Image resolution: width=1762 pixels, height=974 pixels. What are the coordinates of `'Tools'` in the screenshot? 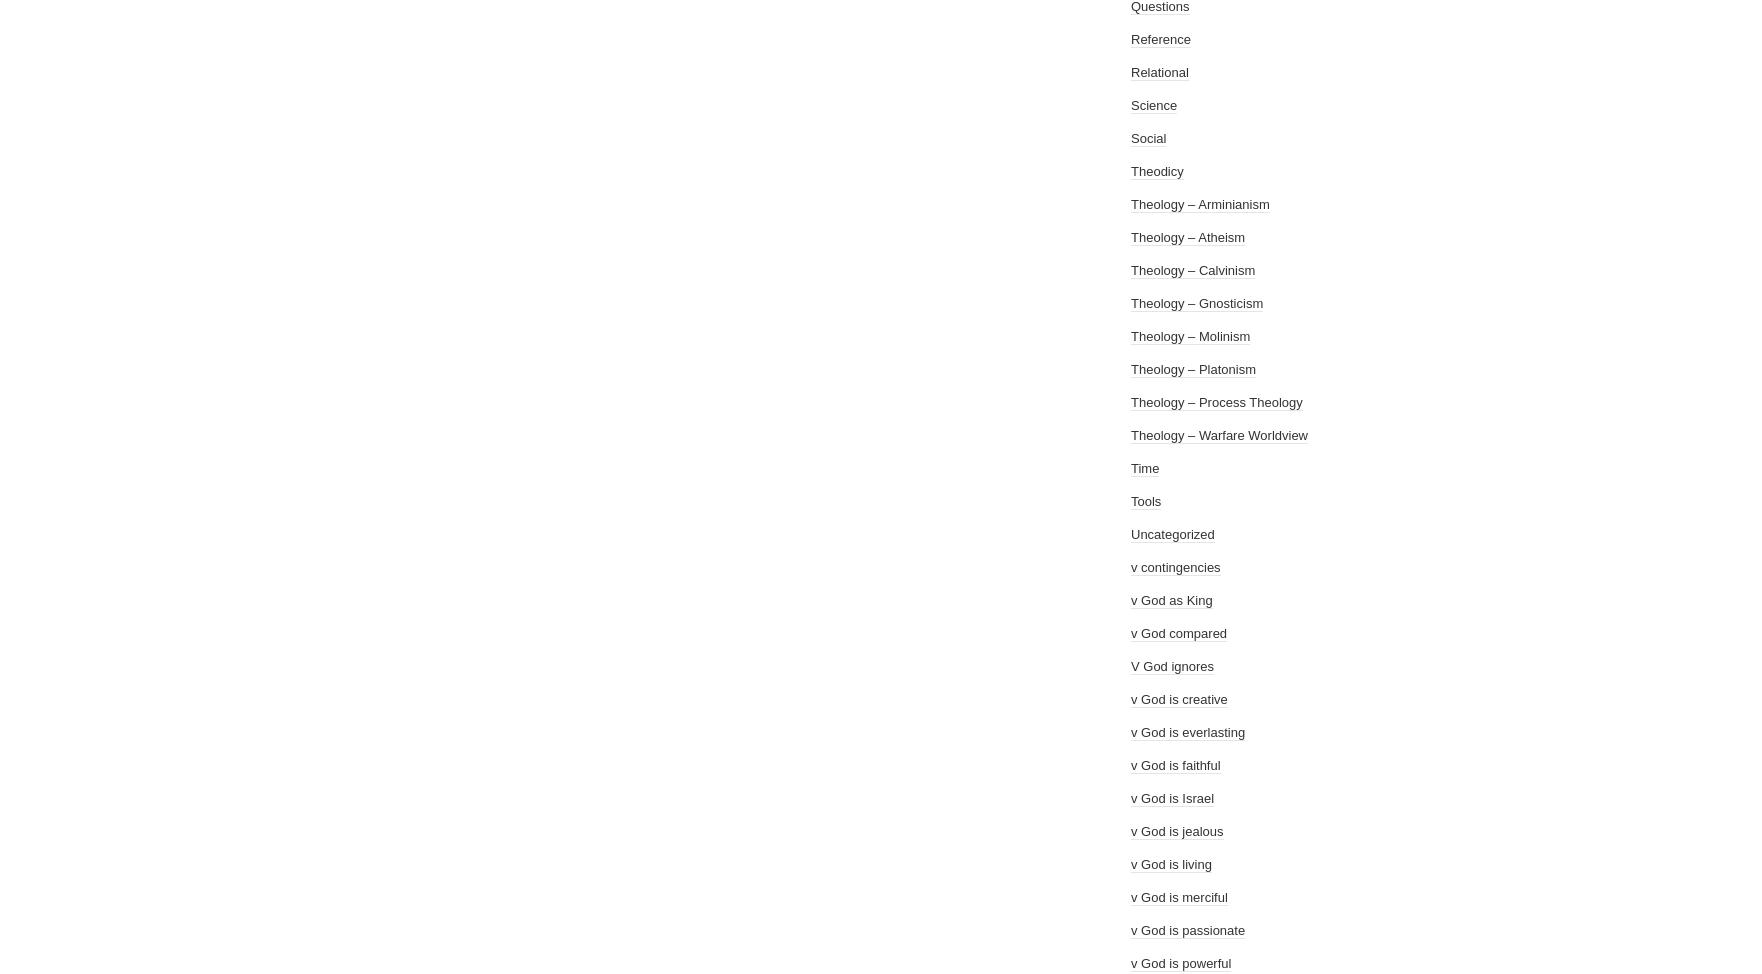 It's located at (1146, 501).